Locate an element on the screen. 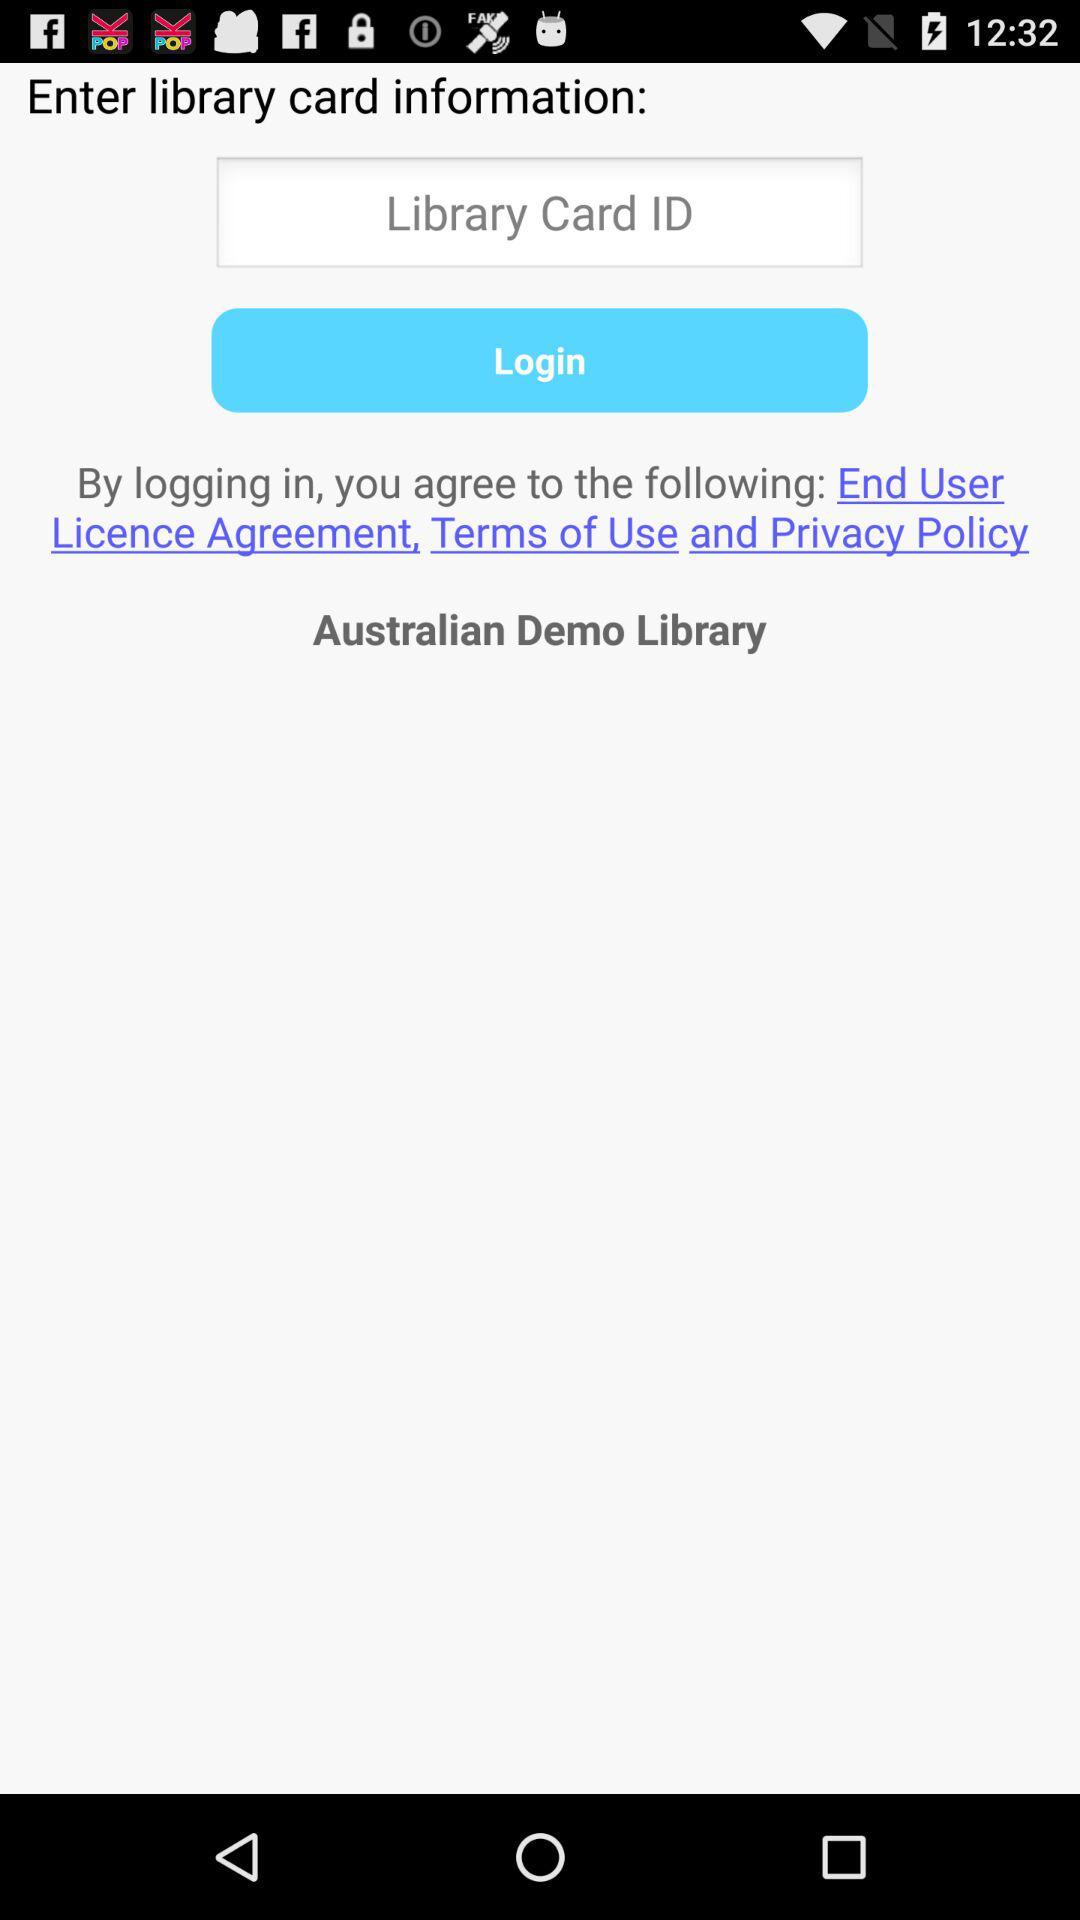 Image resolution: width=1080 pixels, height=1920 pixels. library card number is located at coordinates (538, 218).